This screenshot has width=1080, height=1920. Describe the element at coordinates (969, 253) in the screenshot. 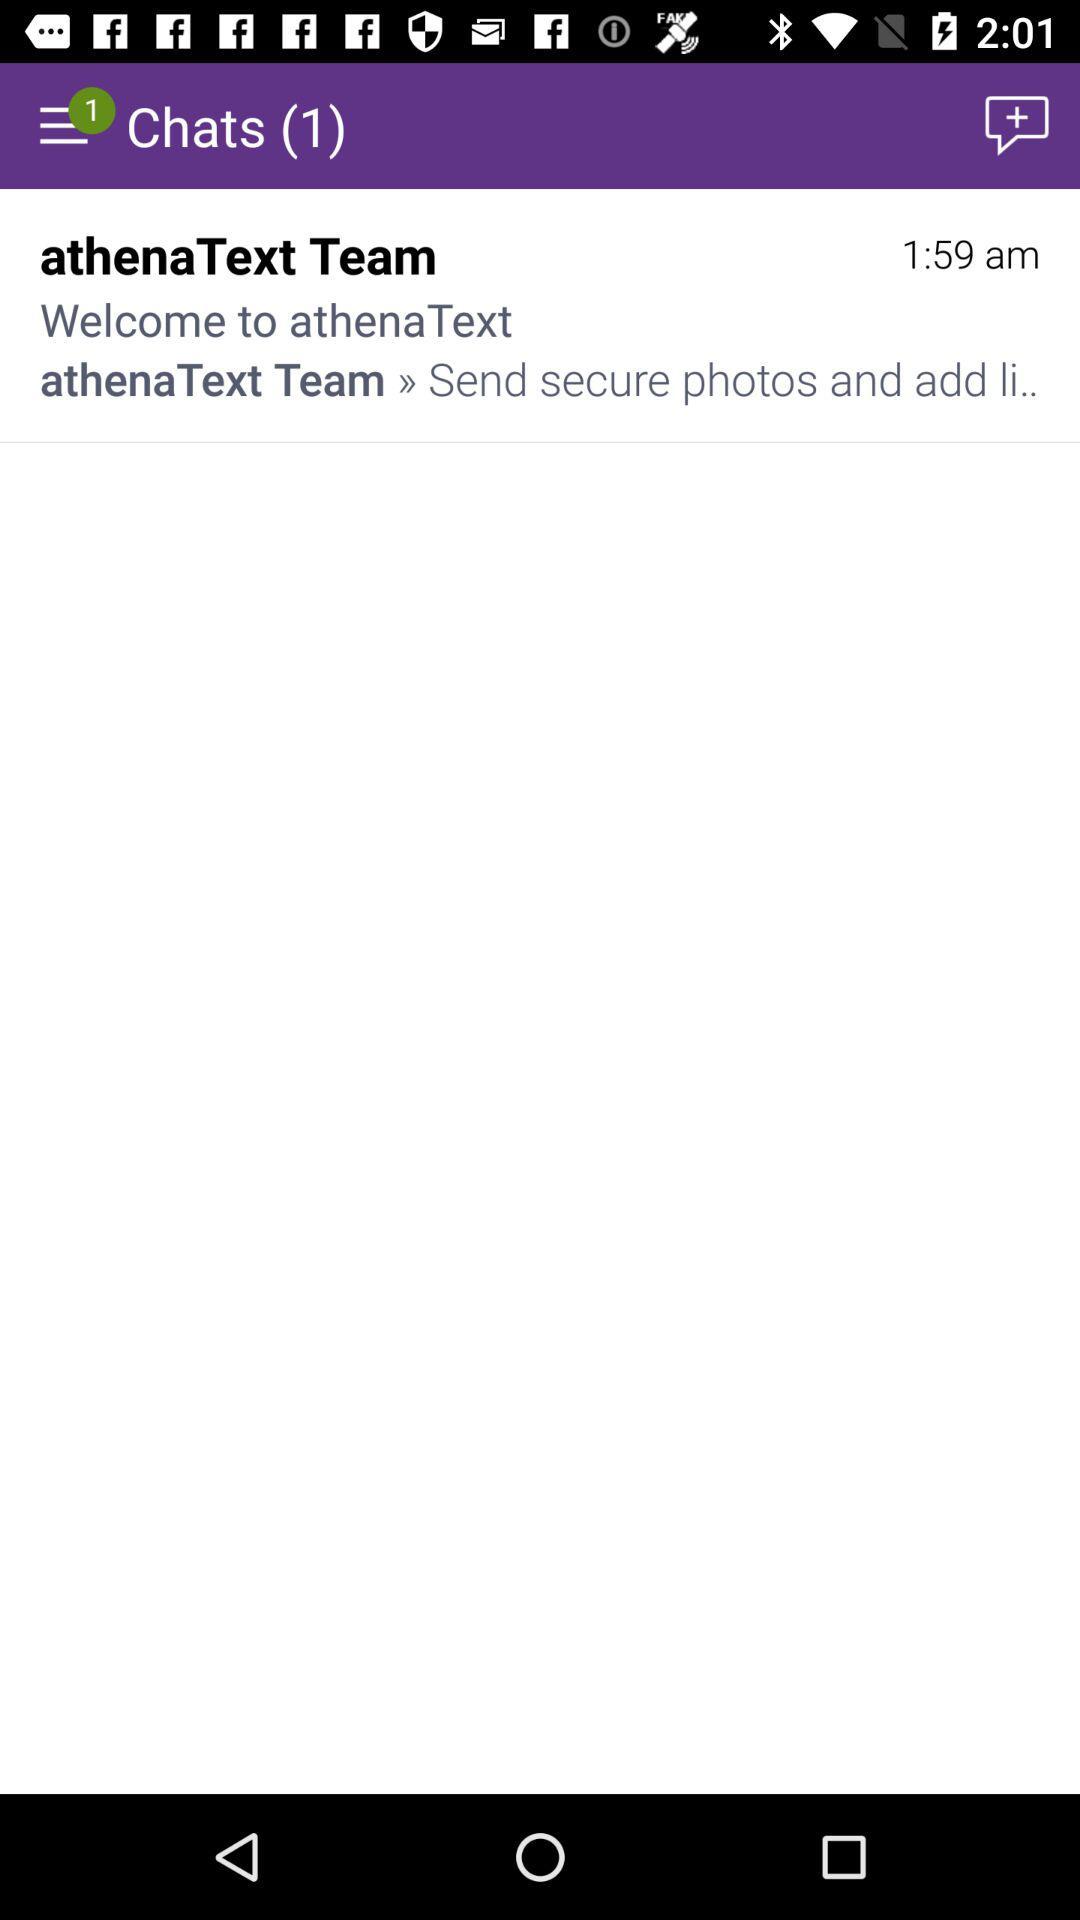

I see `item to the right of the athenatext team item` at that location.